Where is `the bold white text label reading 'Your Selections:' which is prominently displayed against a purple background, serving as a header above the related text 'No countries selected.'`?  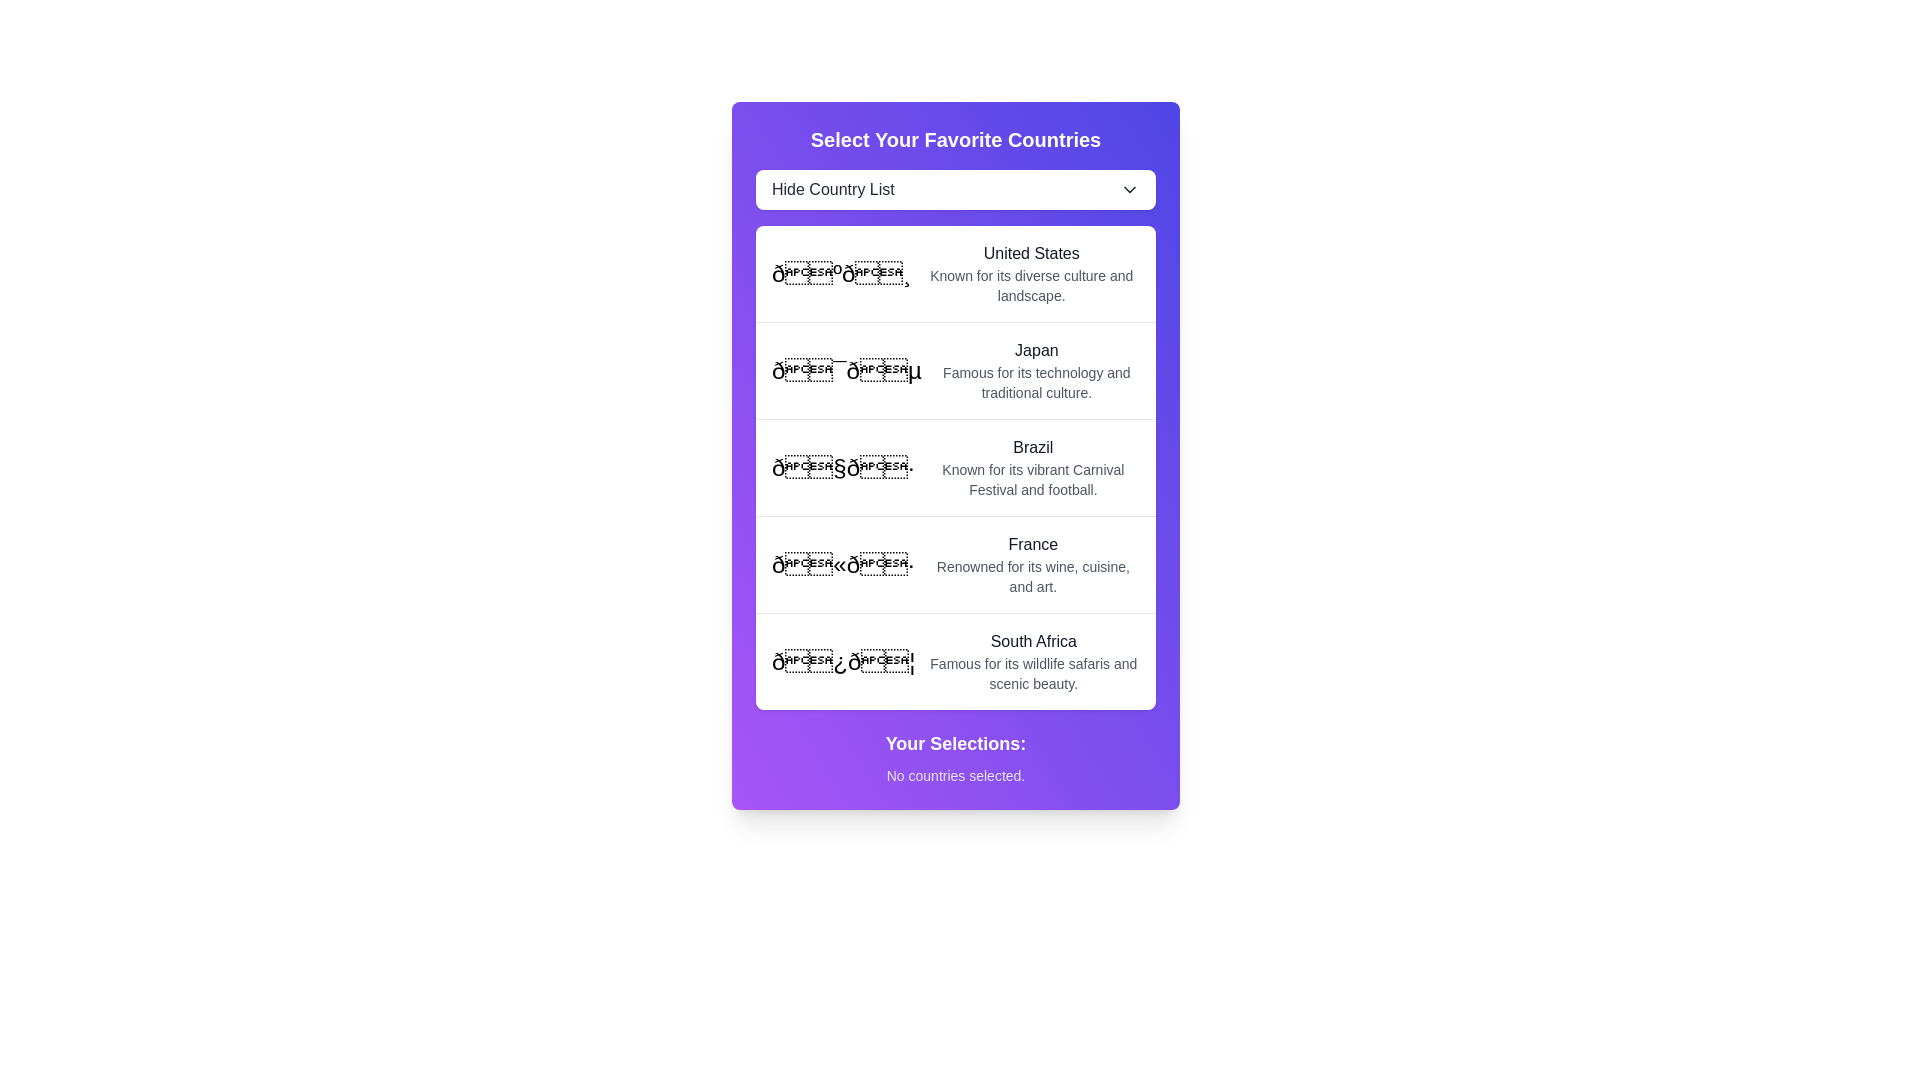 the bold white text label reading 'Your Selections:' which is prominently displayed against a purple background, serving as a header above the related text 'No countries selected.' is located at coordinates (954, 744).